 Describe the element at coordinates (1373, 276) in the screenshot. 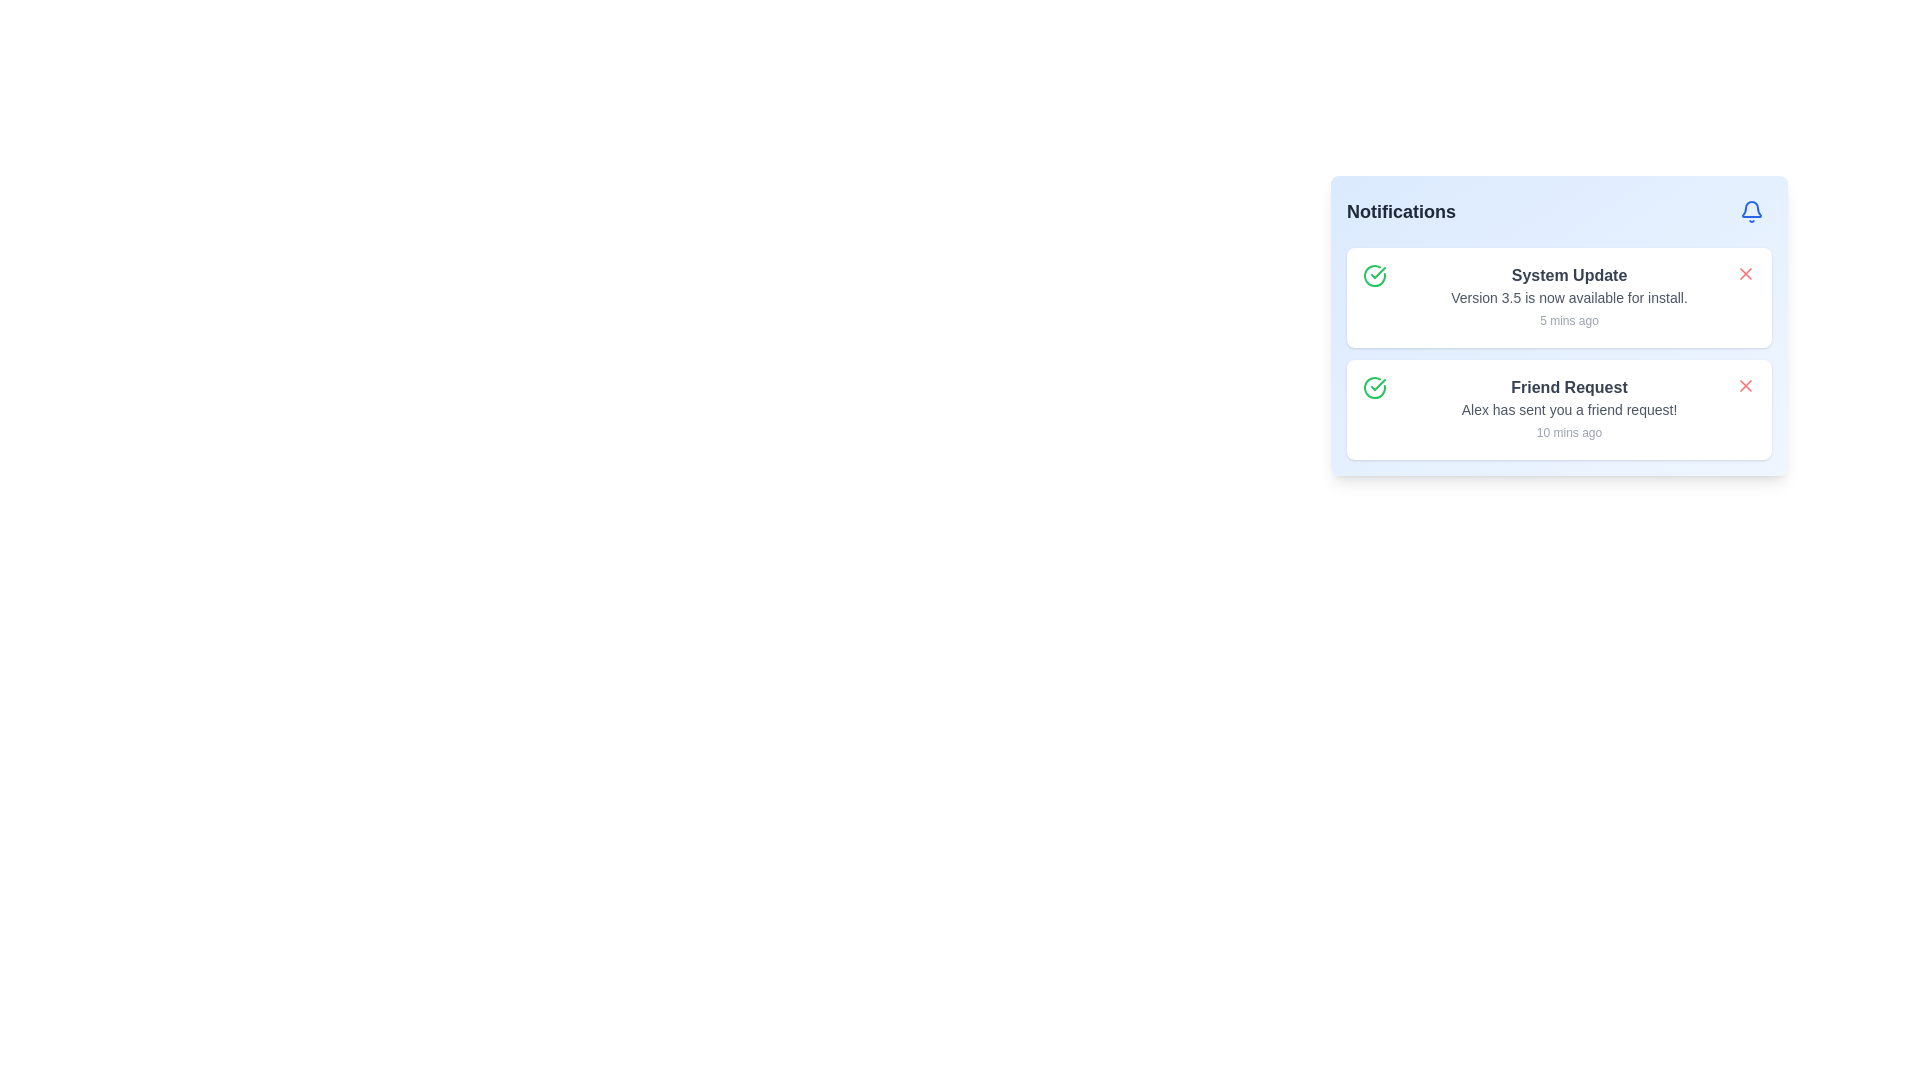

I see `the circular outline of the green checkmark icon on the left side of the 'Friend Request' notification card in the notification panel` at that location.